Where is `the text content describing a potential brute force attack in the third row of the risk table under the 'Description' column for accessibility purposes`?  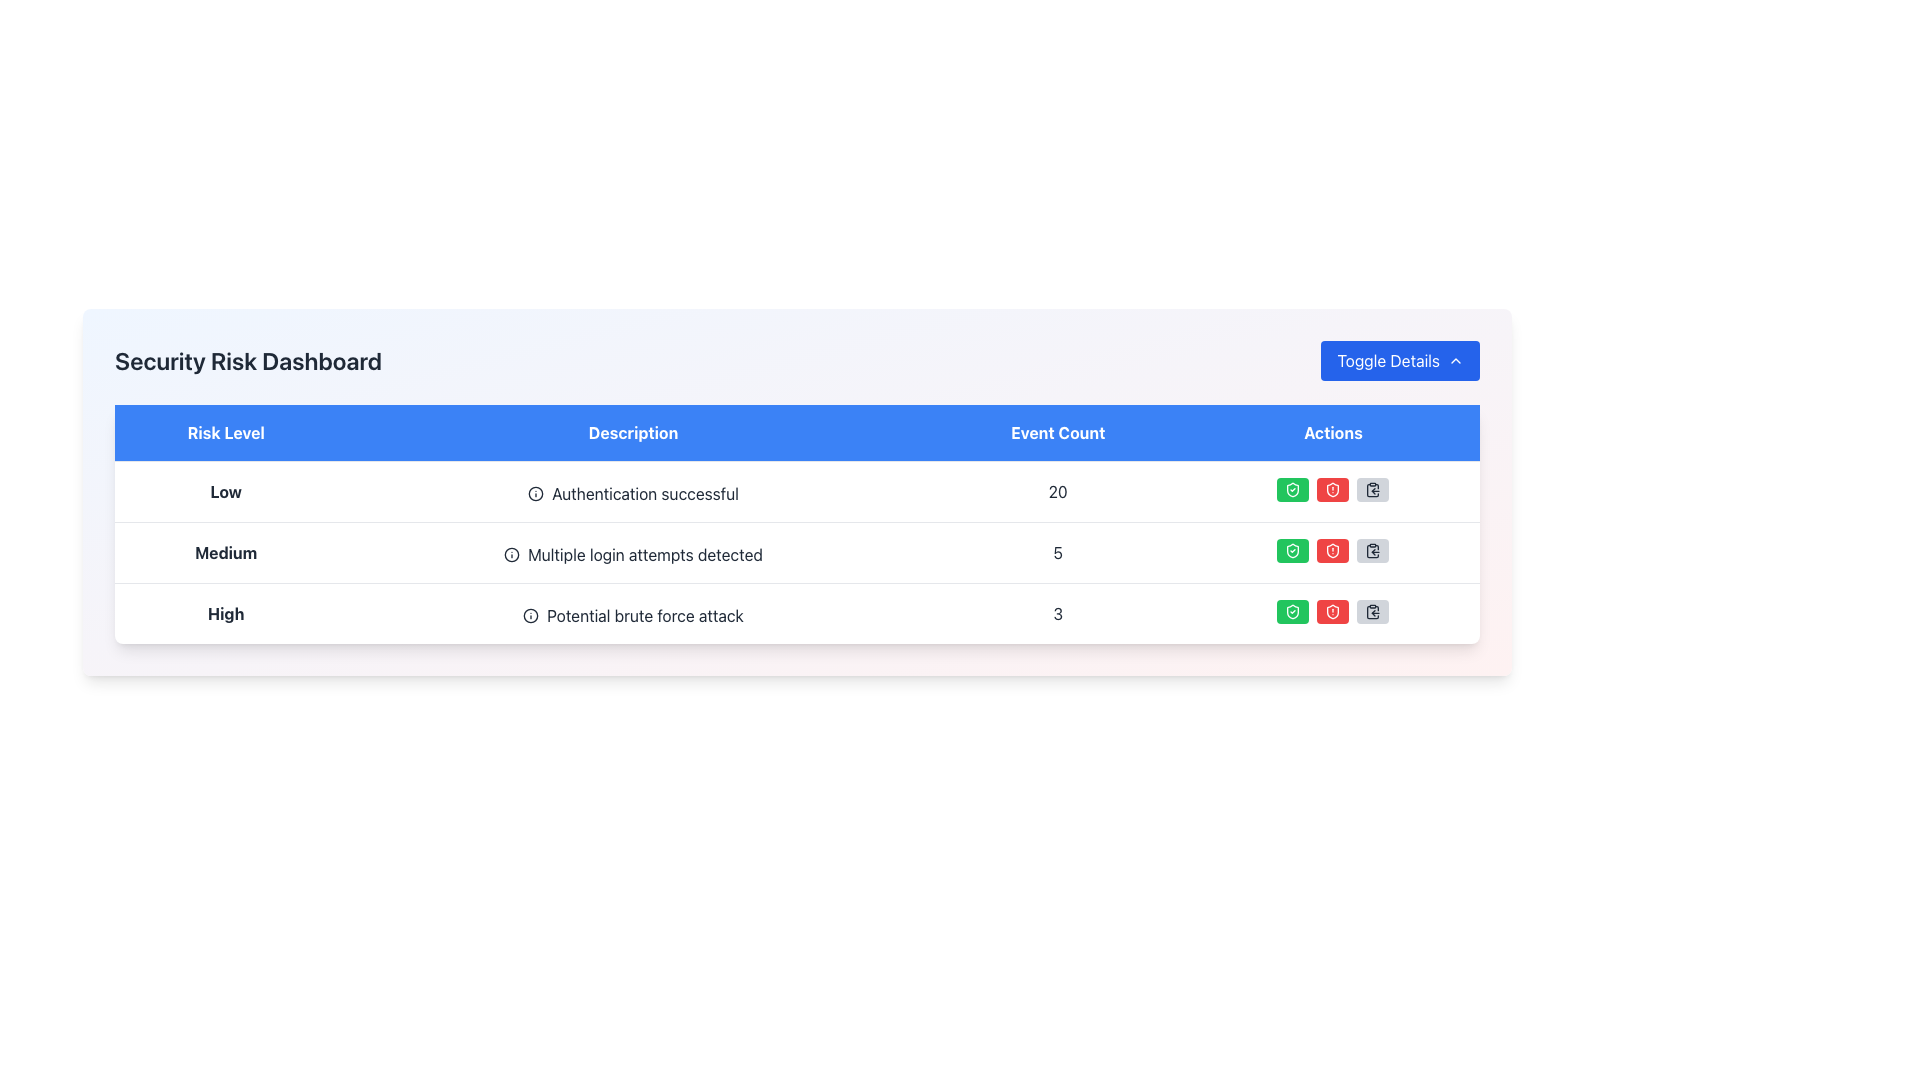 the text content describing a potential brute force attack in the third row of the risk table under the 'Description' column for accessibility purposes is located at coordinates (632, 615).